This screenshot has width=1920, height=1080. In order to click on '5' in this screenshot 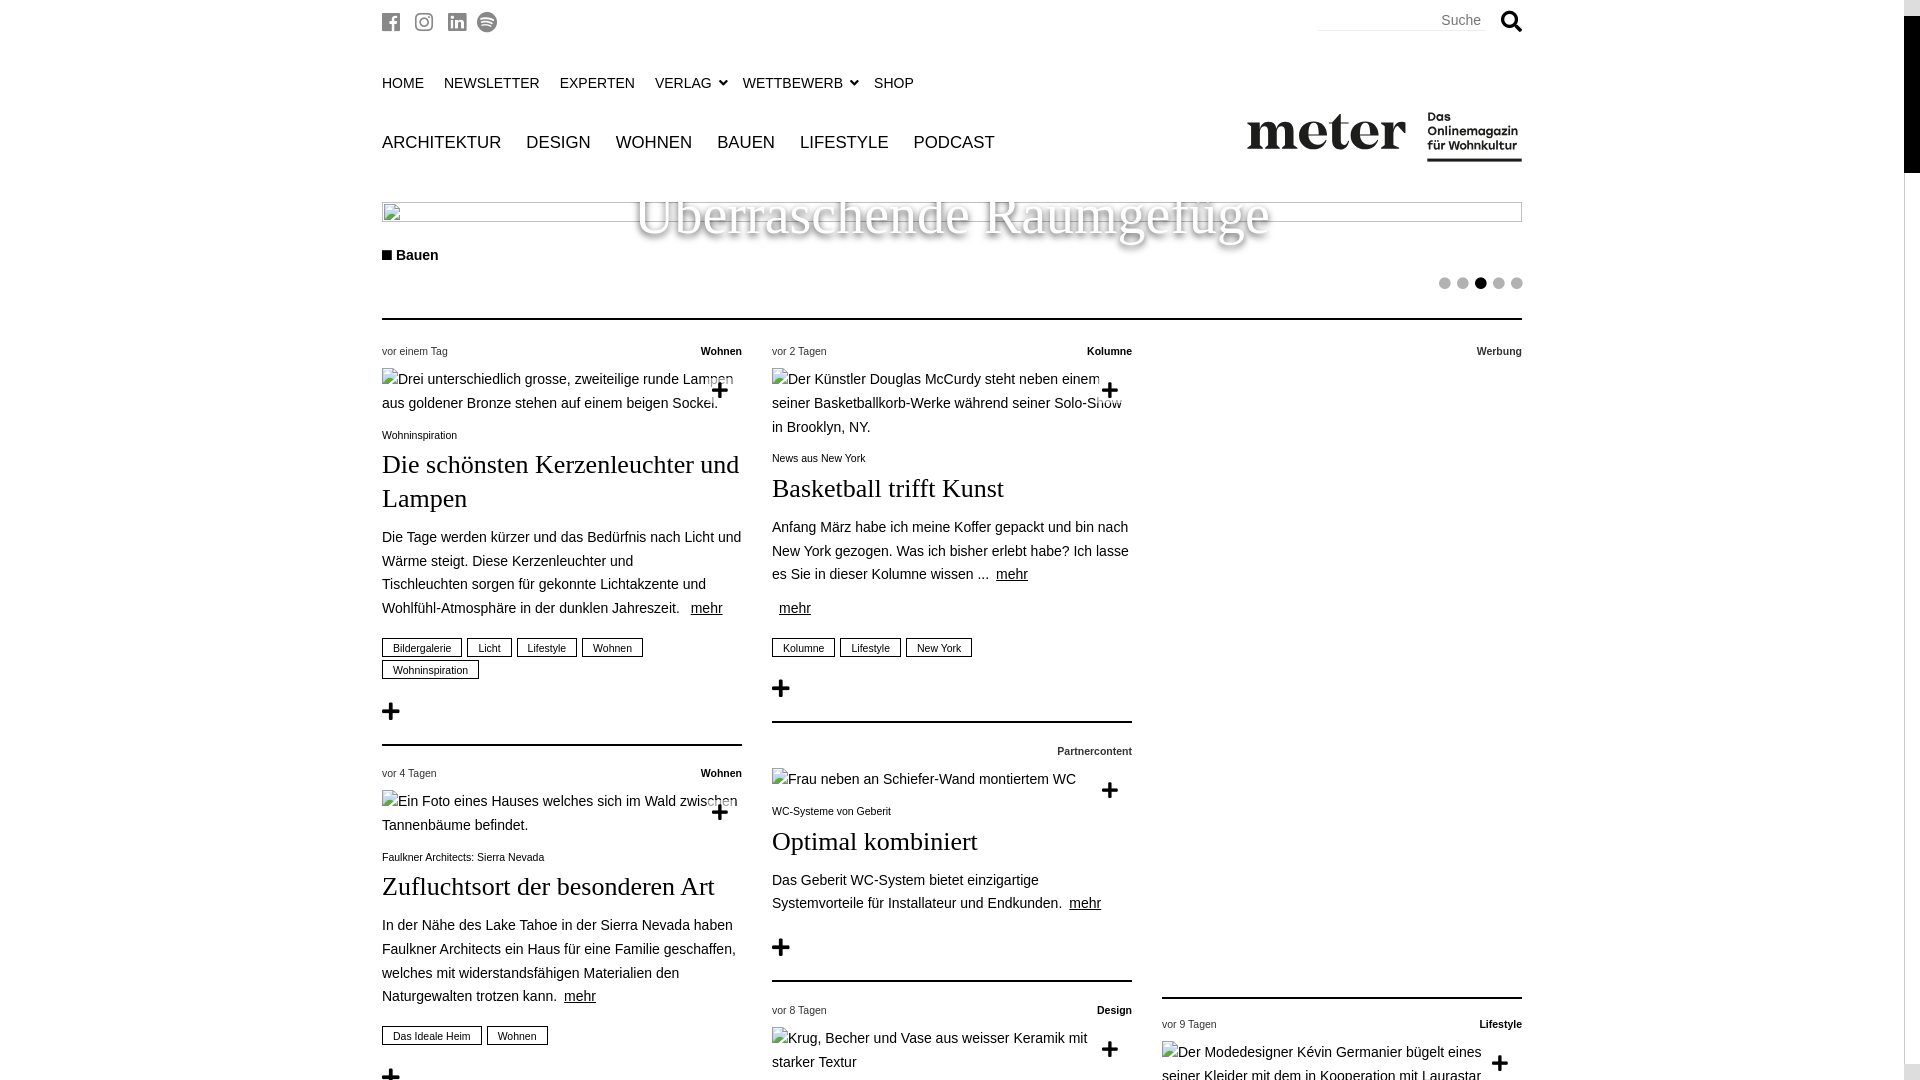, I will do `click(1516, 288)`.